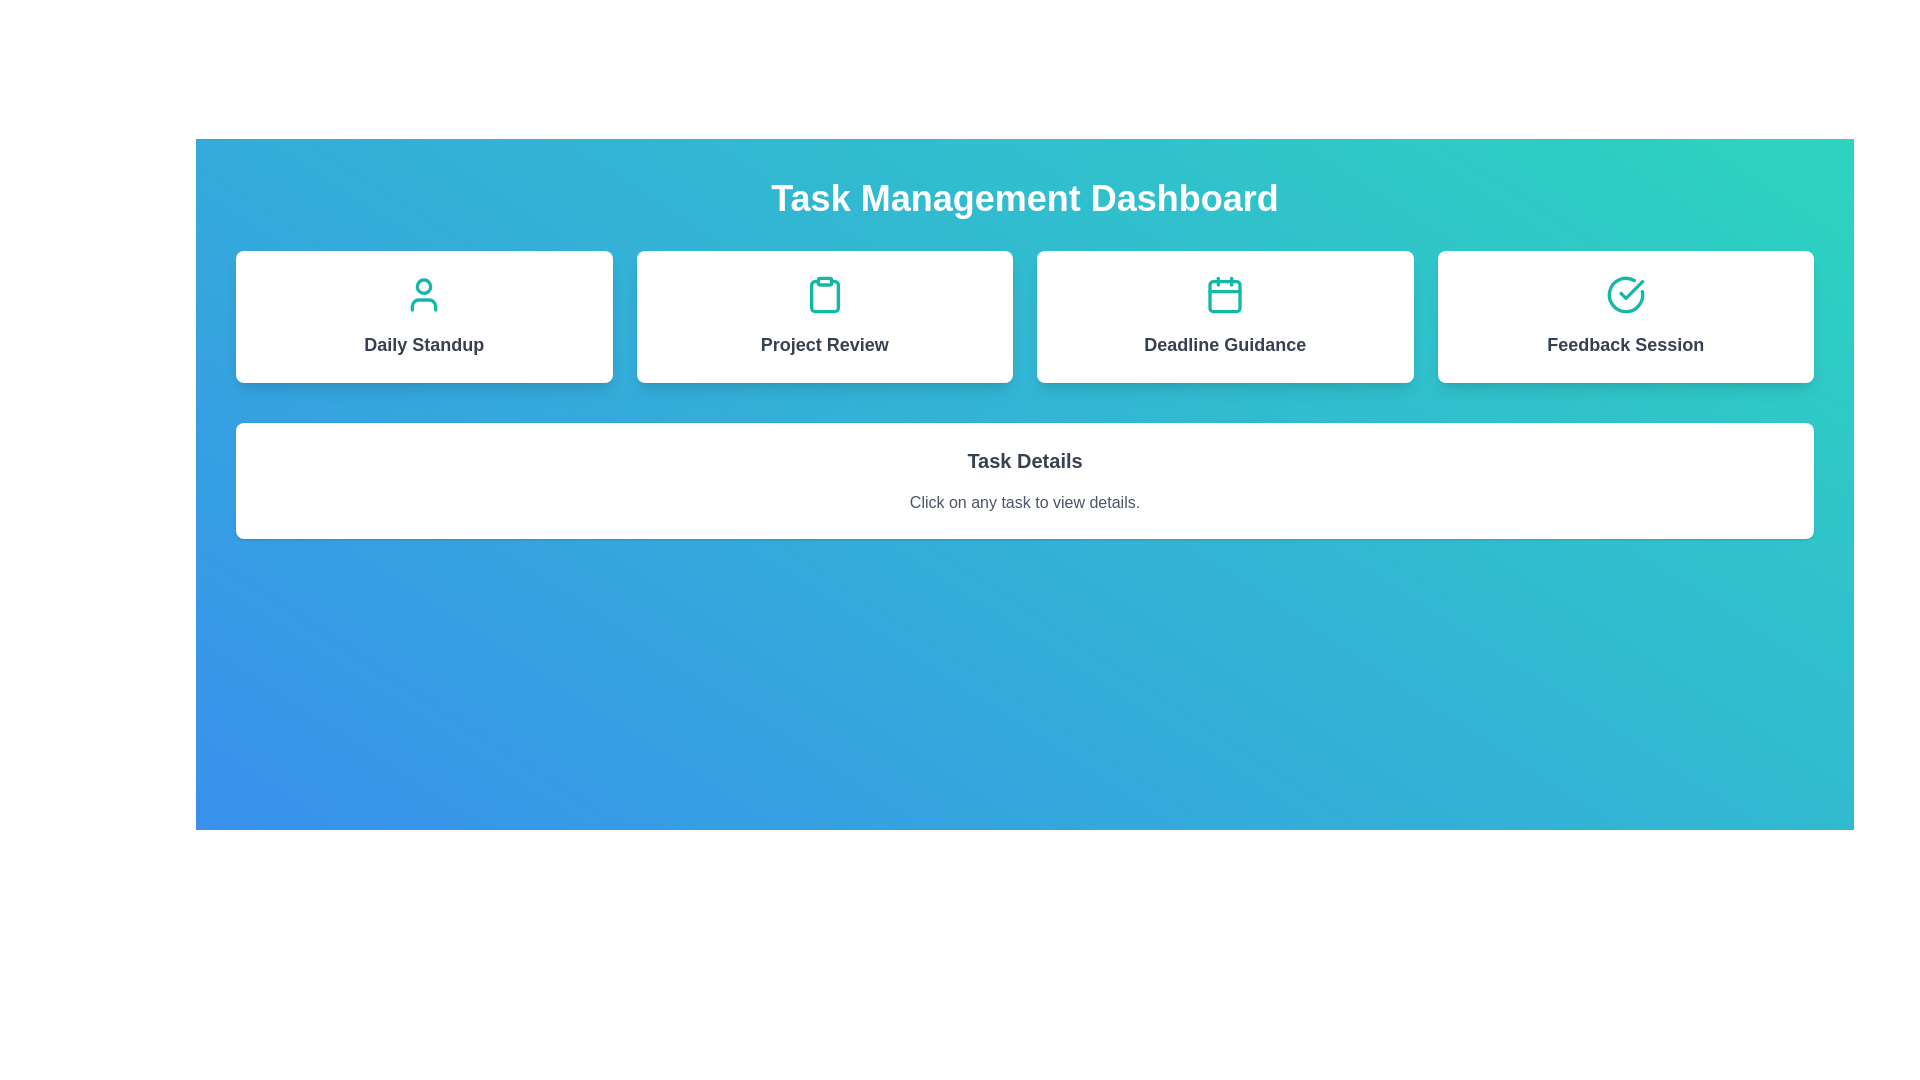  I want to click on the text label indicating 'Deadline Guidance' located at the lower section of the third card in a horizontally arranged group, so click(1224, 343).